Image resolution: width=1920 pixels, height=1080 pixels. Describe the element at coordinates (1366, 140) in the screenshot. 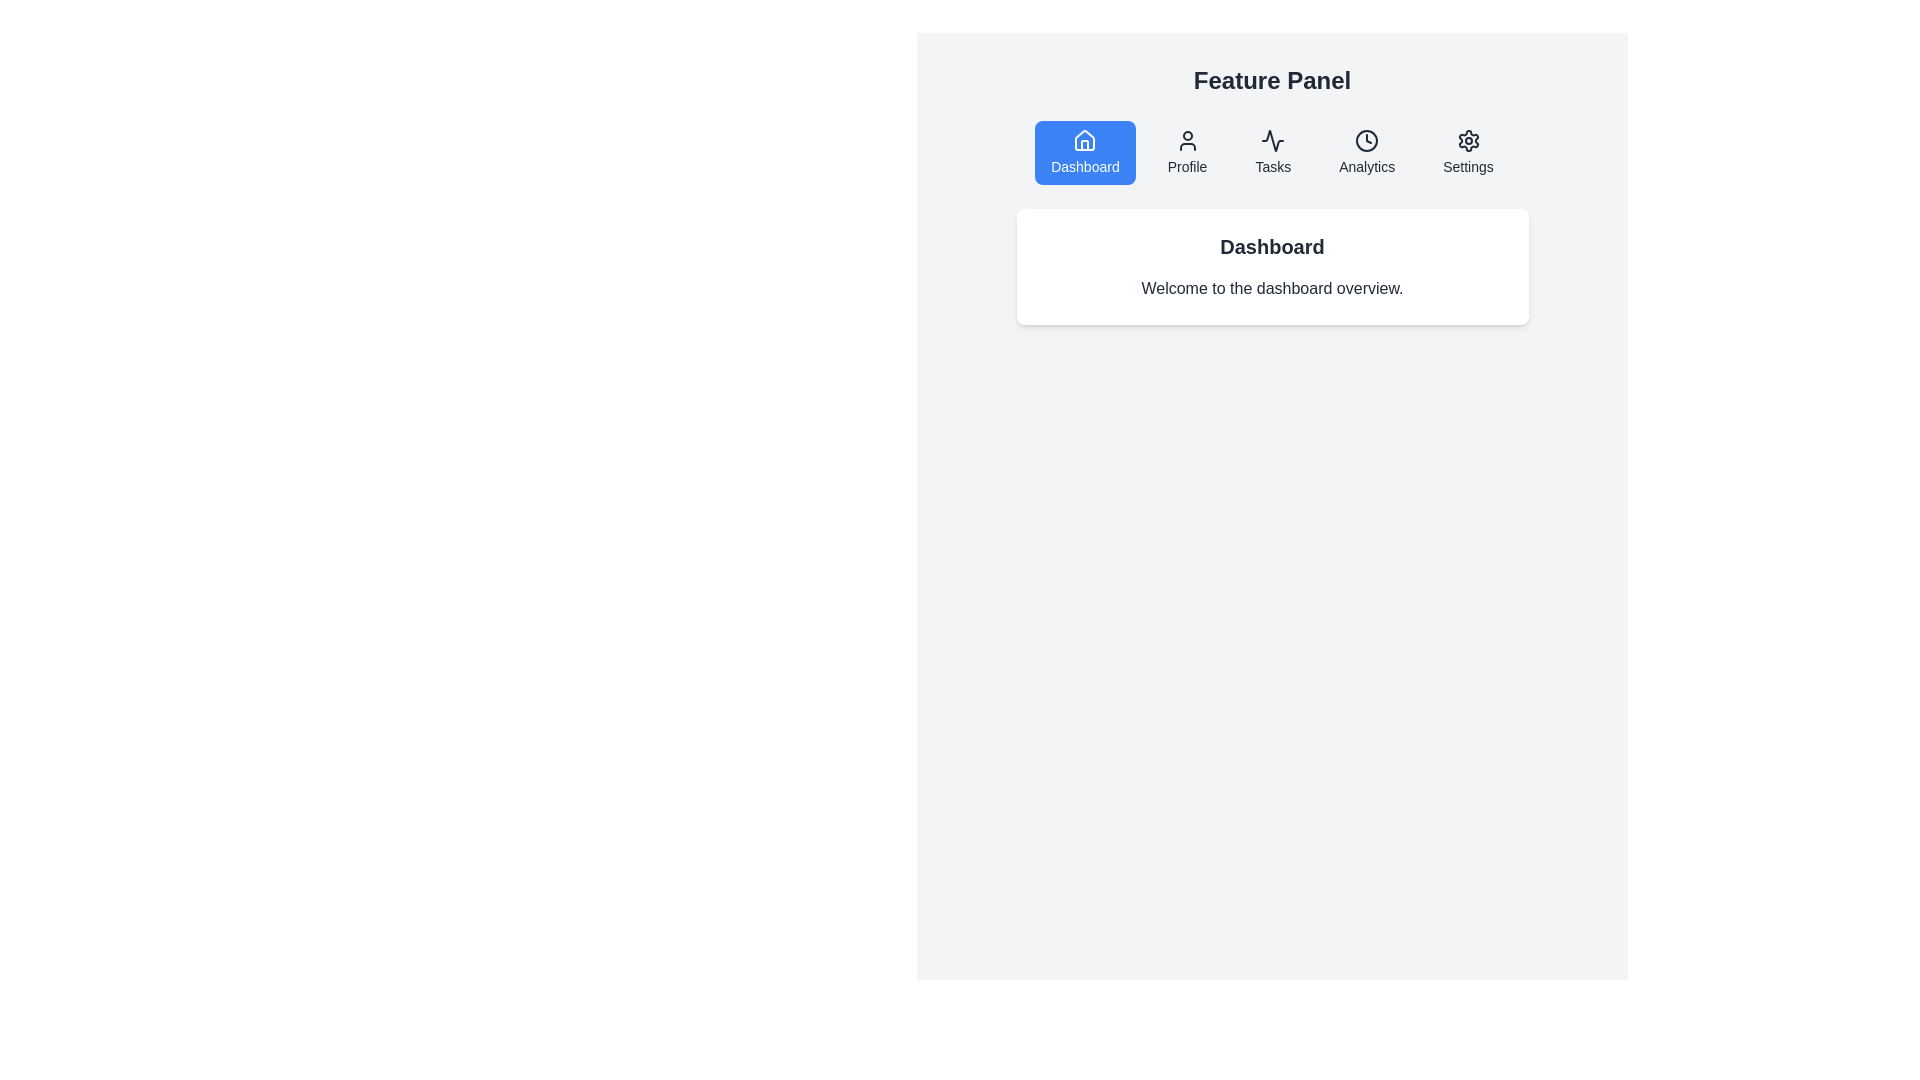

I see `the circular graphical component representing a clock outline in the 'Analytics' section of the top navigation bar` at that location.